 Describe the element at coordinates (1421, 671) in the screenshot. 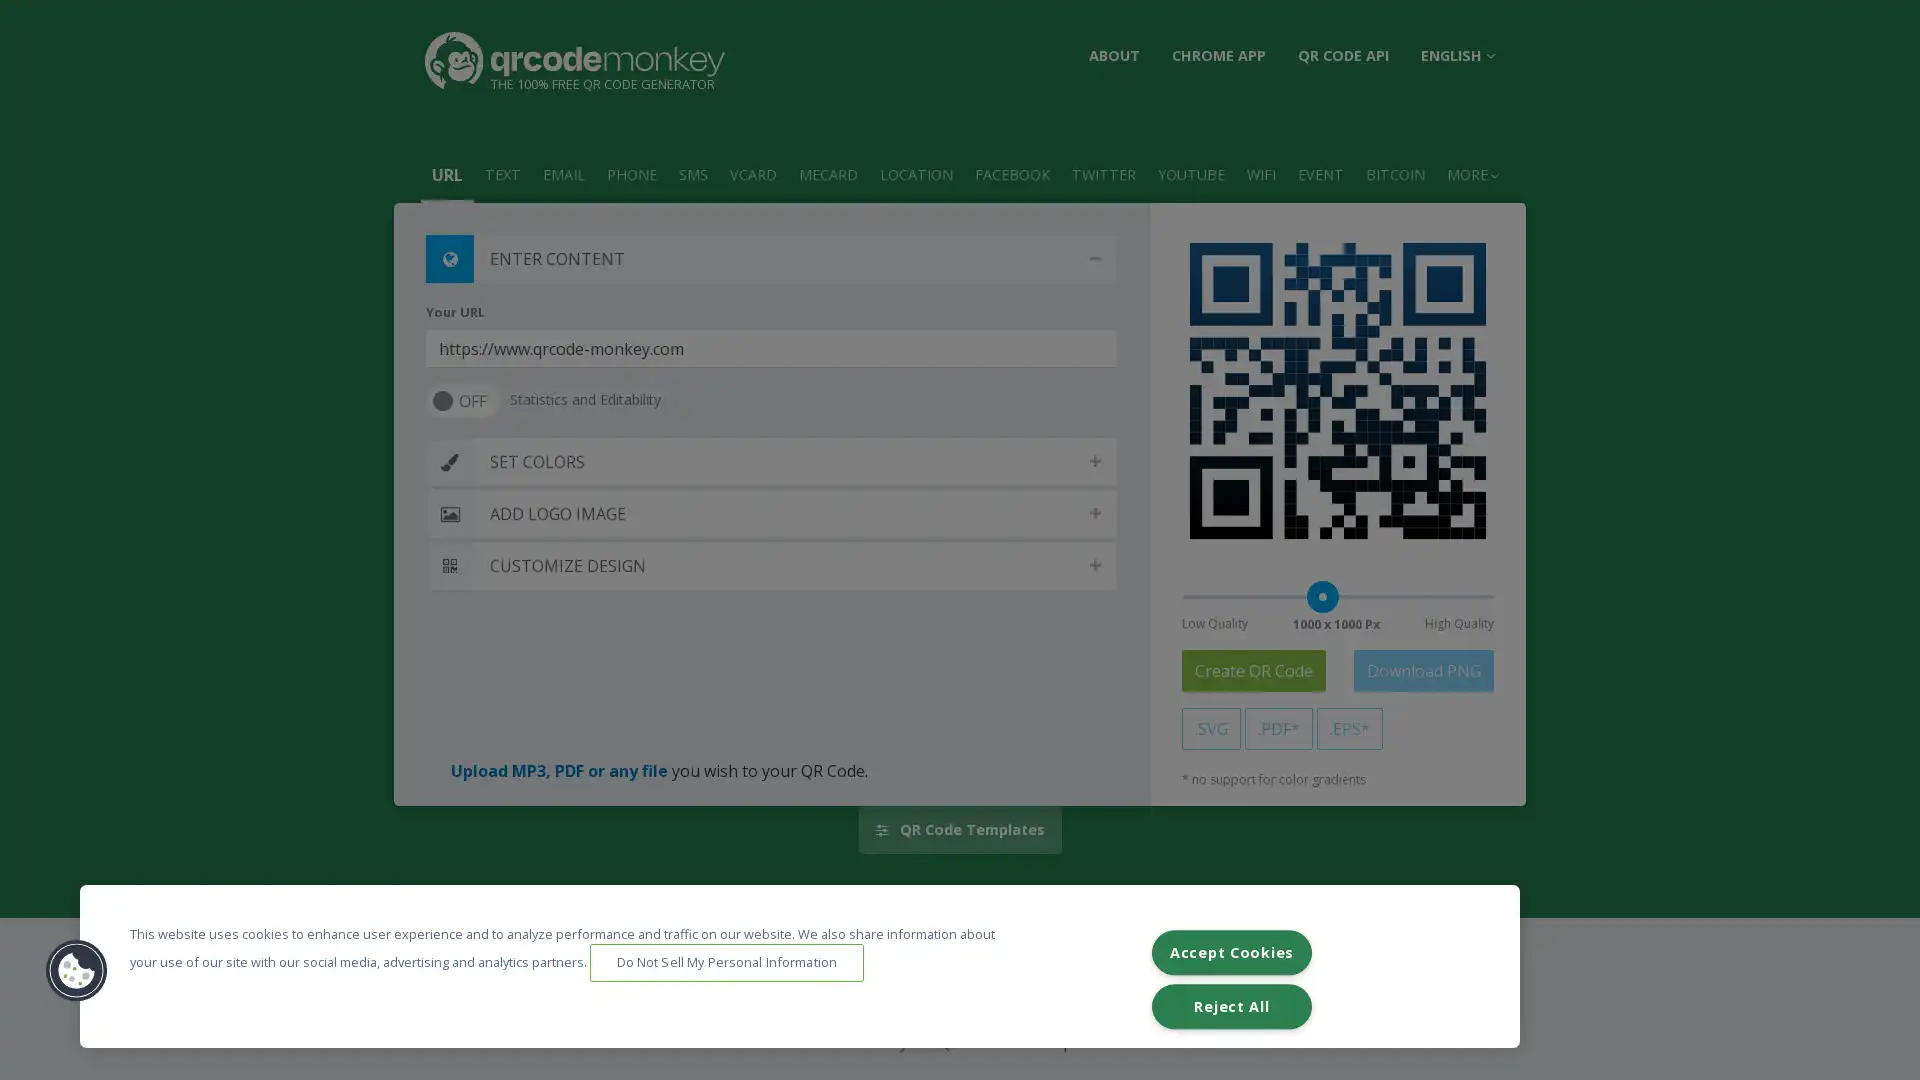

I see `Download PNG` at that location.